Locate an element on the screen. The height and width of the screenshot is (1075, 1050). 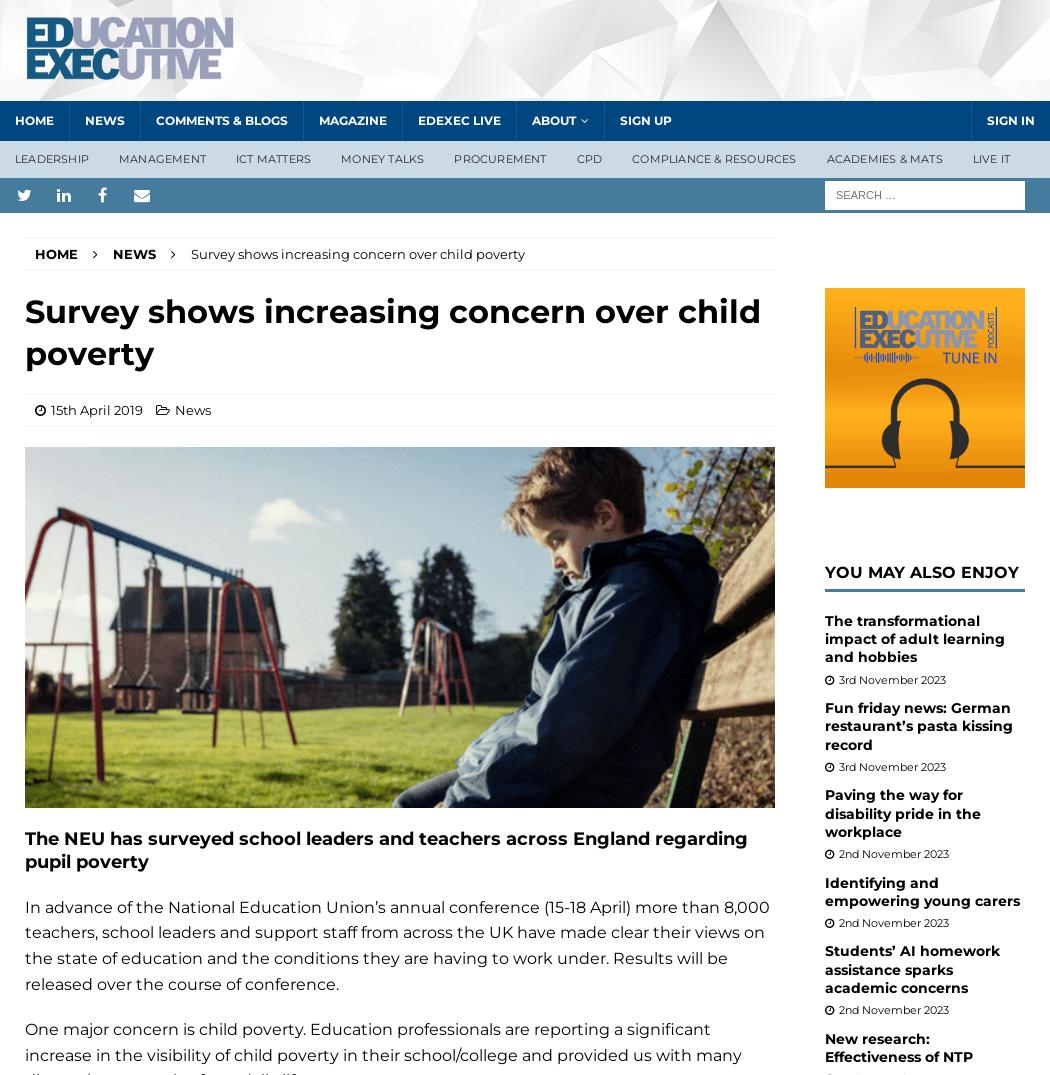
'Fun friday news: German restaurant’s pasta kissing record' is located at coordinates (918, 724).